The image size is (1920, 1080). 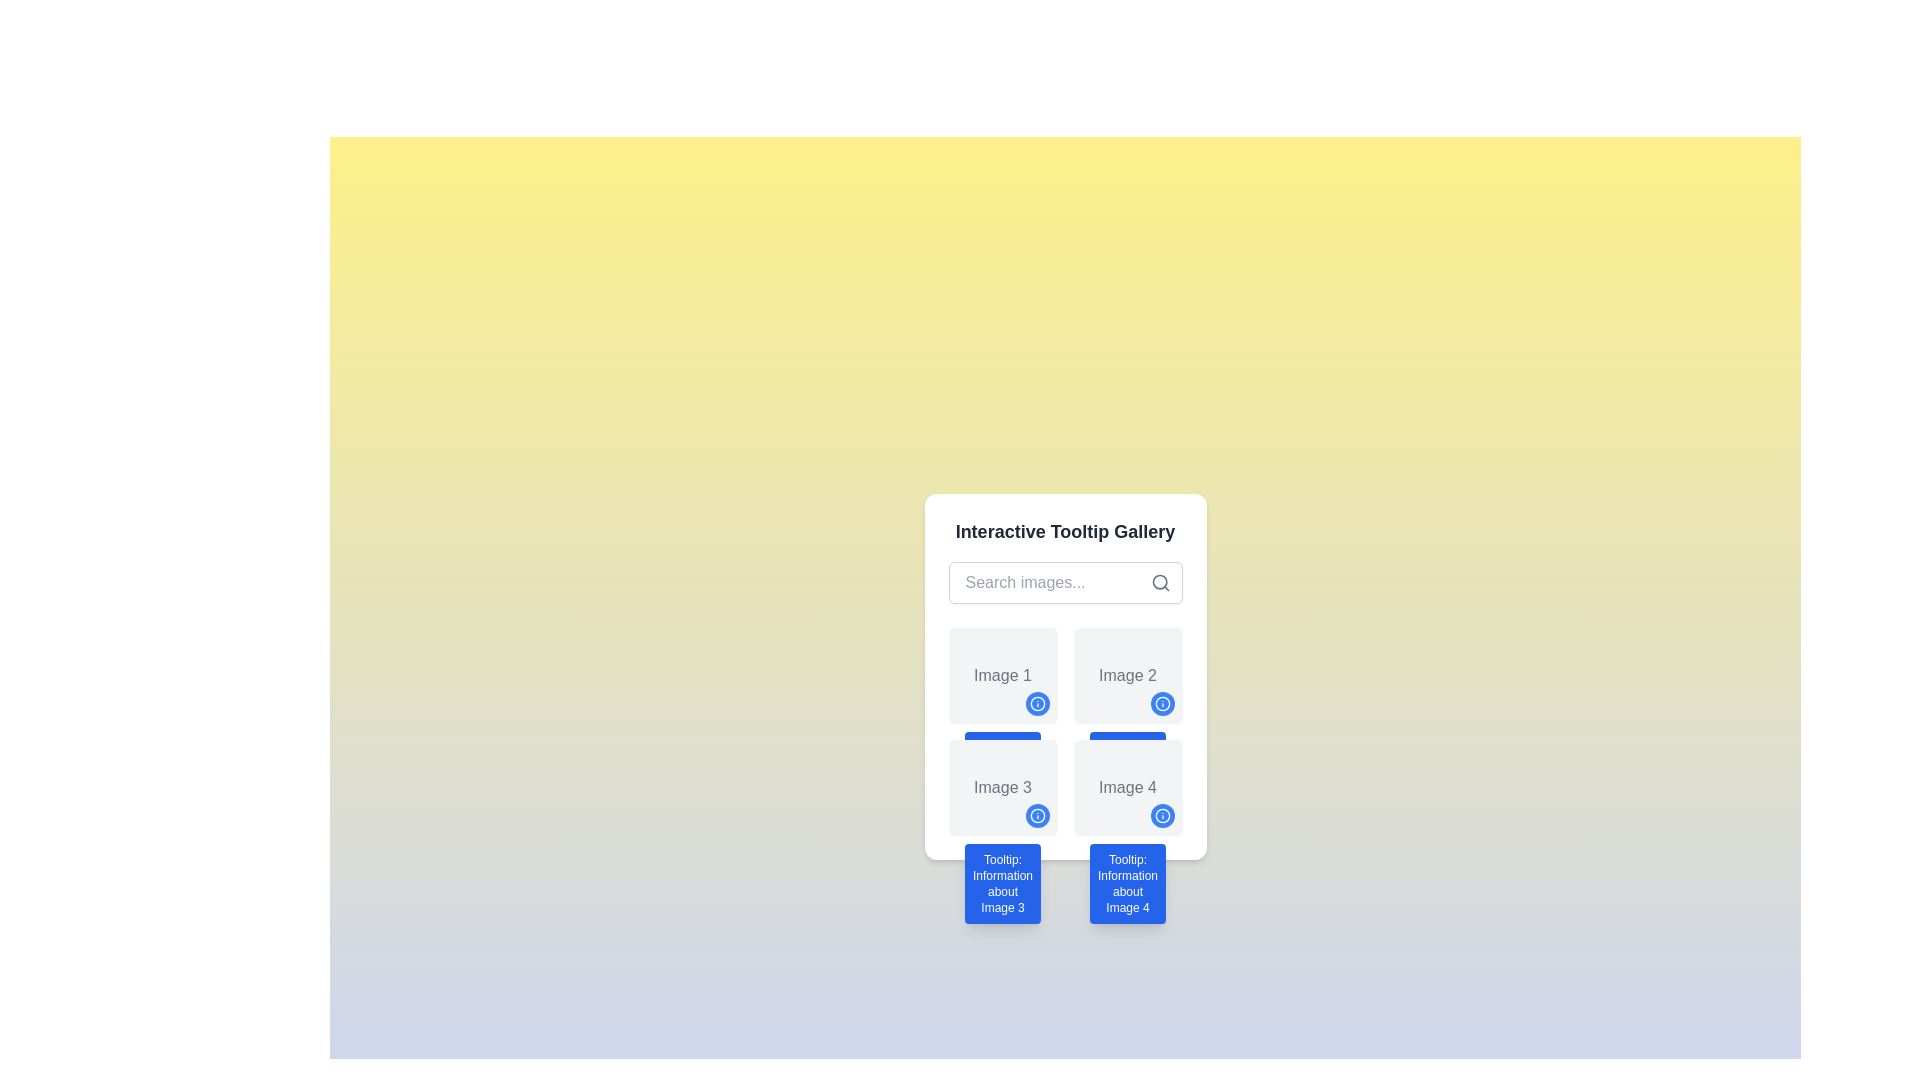 What do you see at coordinates (1037, 816) in the screenshot?
I see `the primary circular SVG element which has a thin outline and is centrally positioned among overlapping shapes in the icon set` at bounding box center [1037, 816].